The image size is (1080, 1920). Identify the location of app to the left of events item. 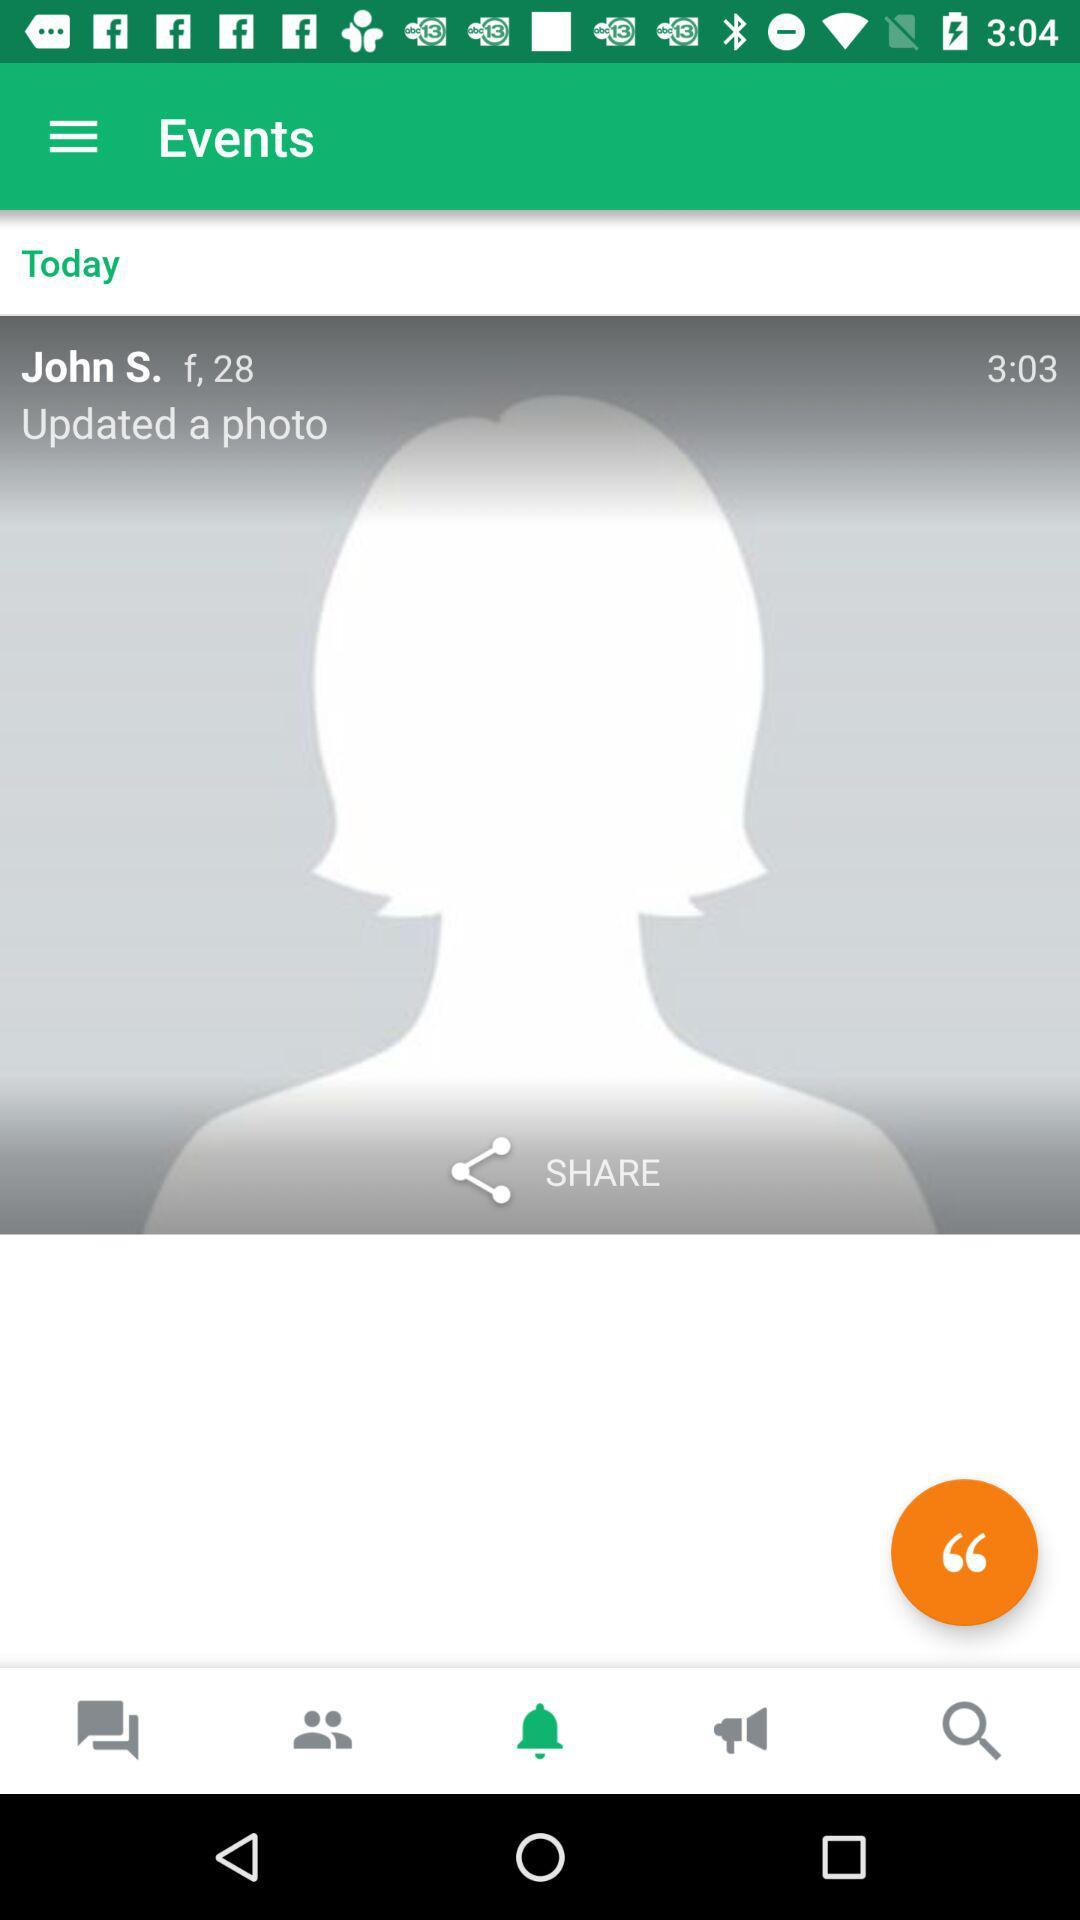
(72, 135).